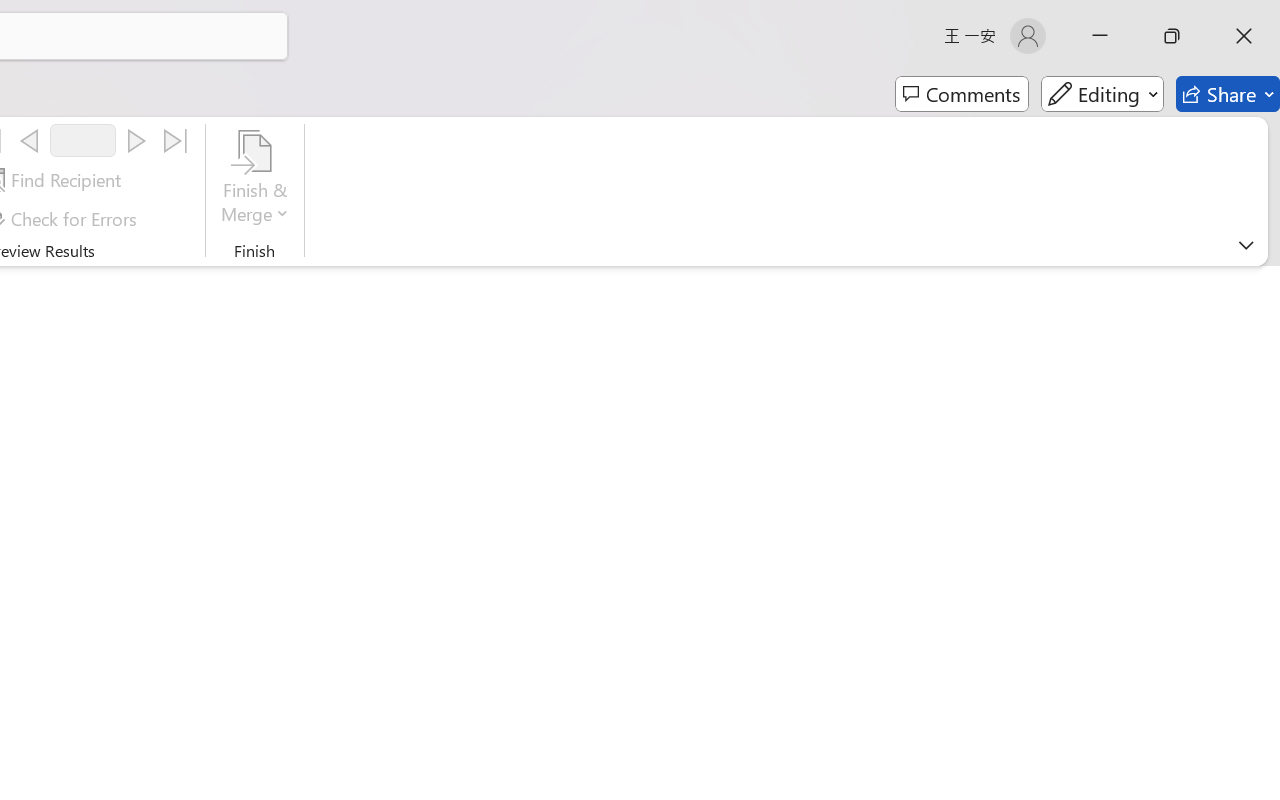 Image resolution: width=1280 pixels, height=800 pixels. Describe the element at coordinates (29, 141) in the screenshot. I see `'Previous'` at that location.